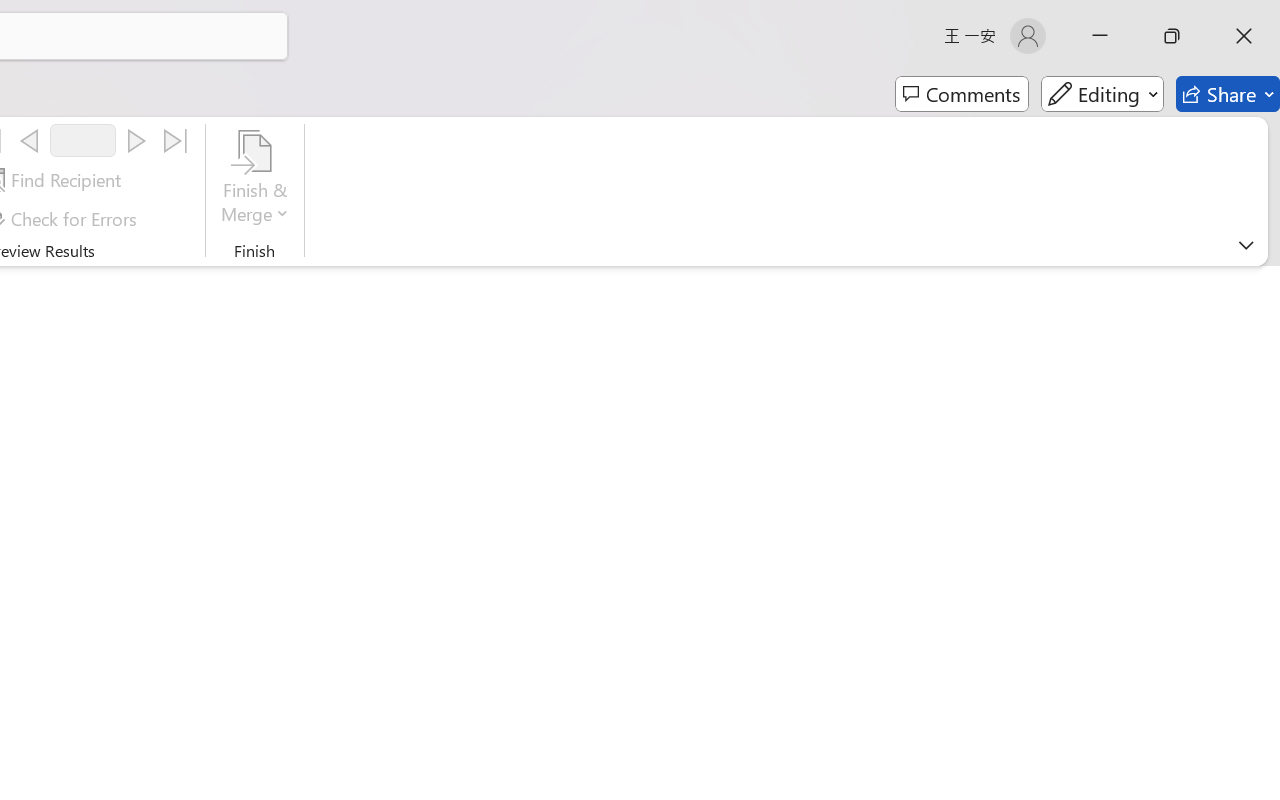 Image resolution: width=1280 pixels, height=800 pixels. Describe the element at coordinates (29, 141) in the screenshot. I see `'Previous'` at that location.